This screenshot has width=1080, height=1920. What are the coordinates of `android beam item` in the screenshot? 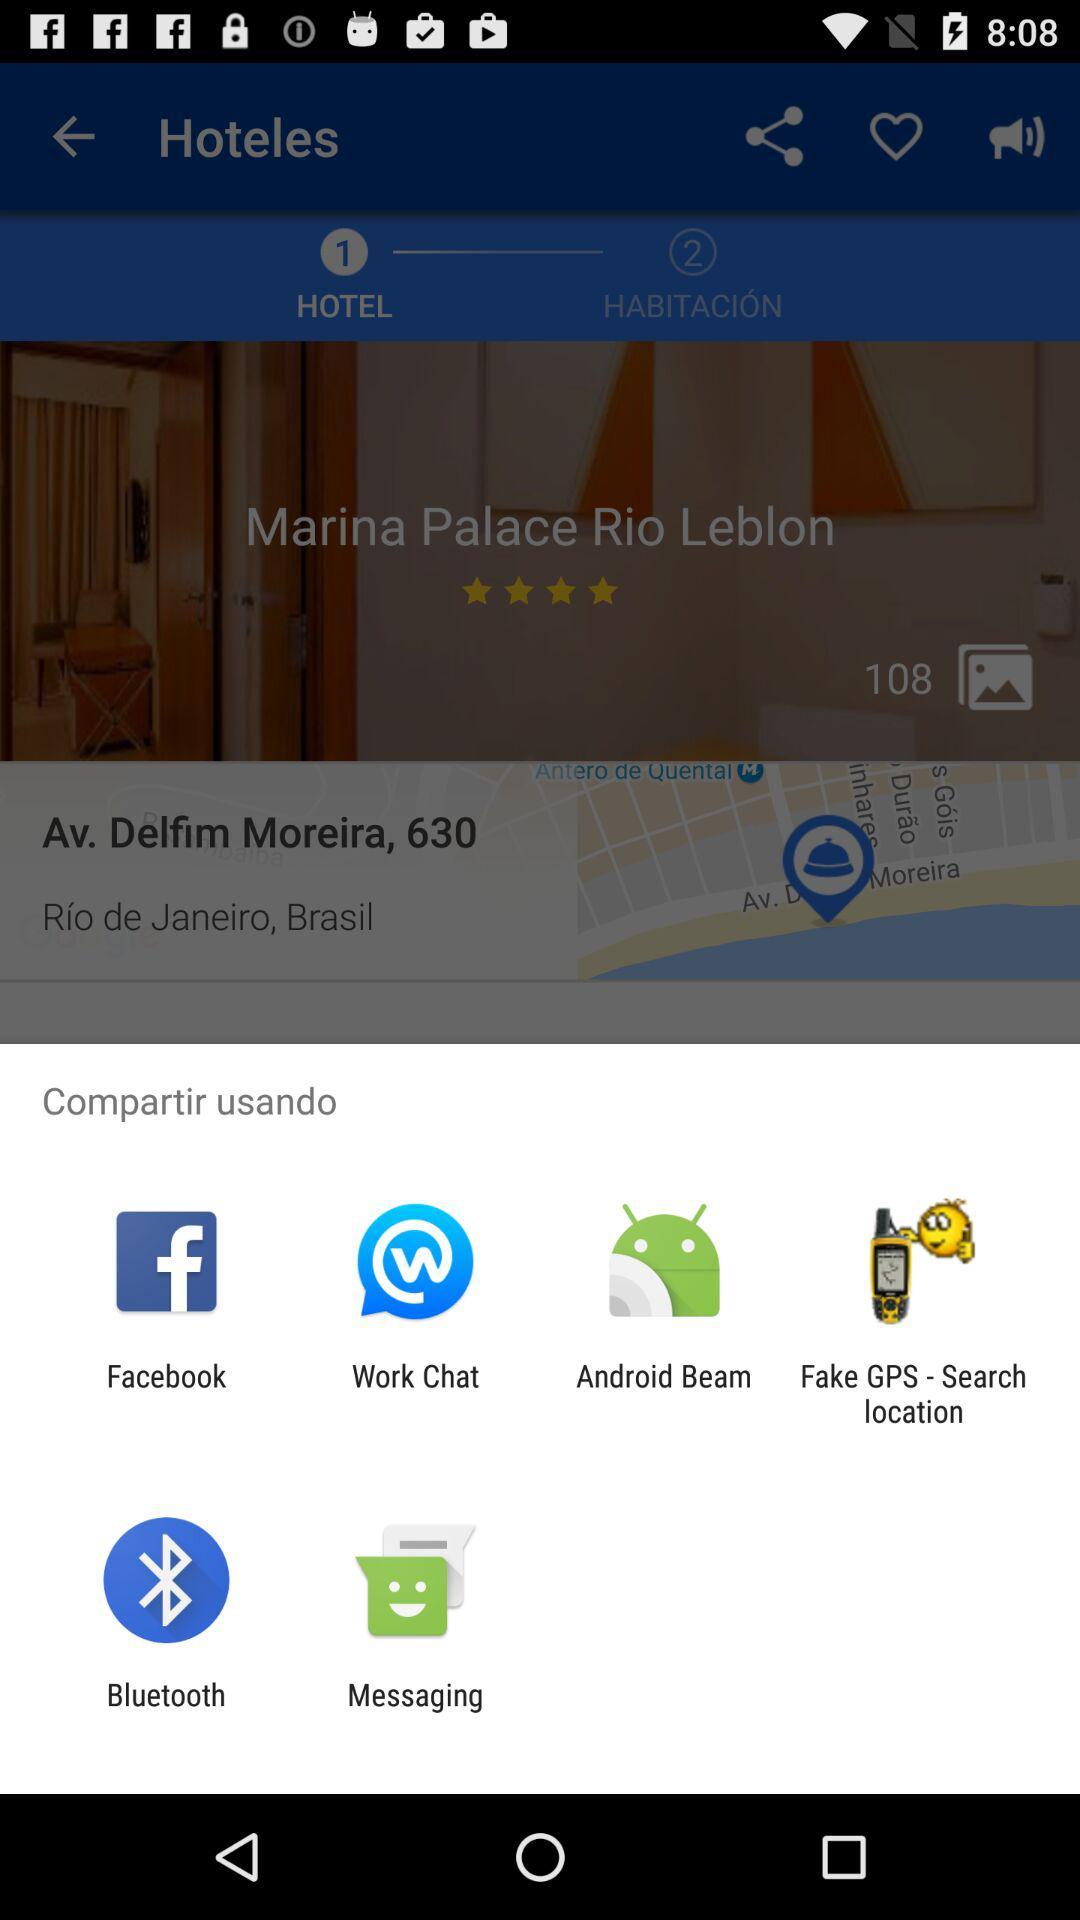 It's located at (664, 1392).